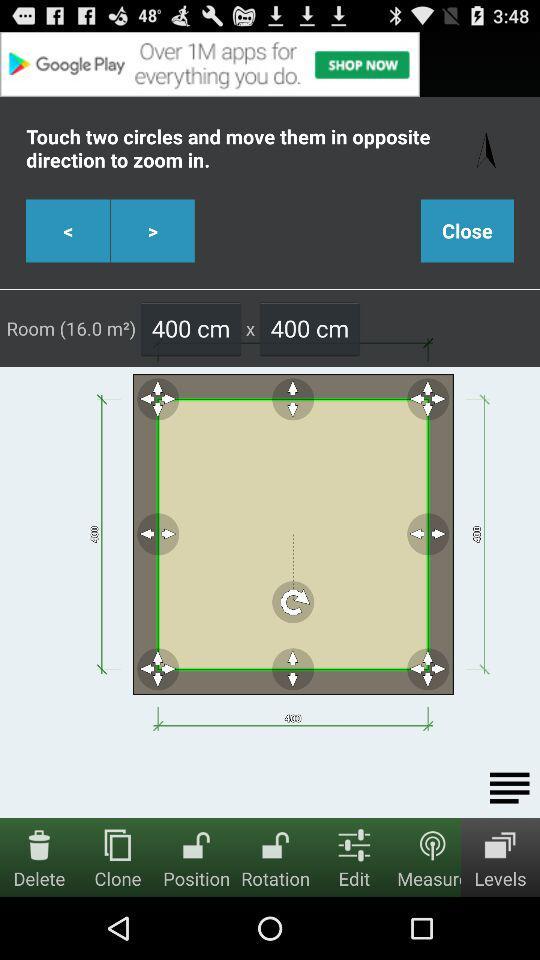  Describe the element at coordinates (274, 843) in the screenshot. I see `the rotation icon` at that location.